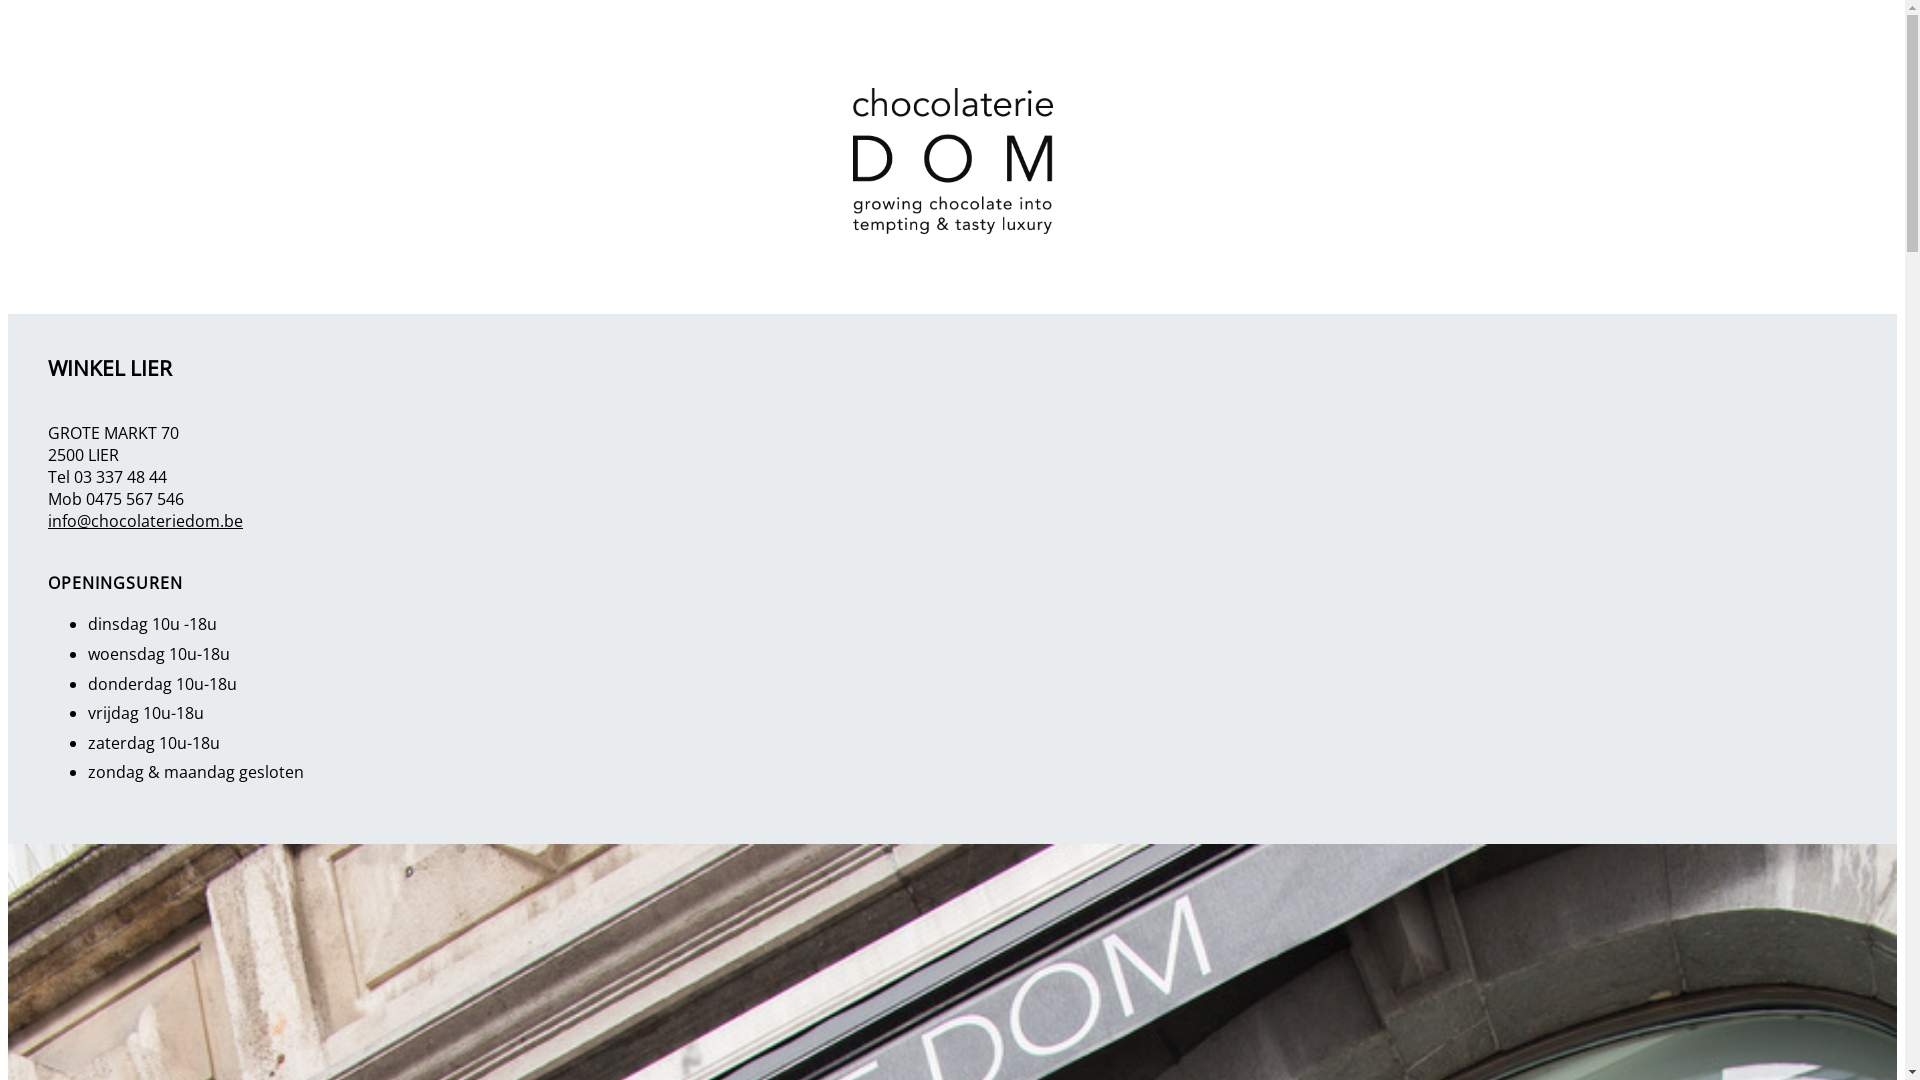 The width and height of the screenshot is (1920, 1080). What do you see at coordinates (144, 519) in the screenshot?
I see `'info@chocolateriedom.be'` at bounding box center [144, 519].